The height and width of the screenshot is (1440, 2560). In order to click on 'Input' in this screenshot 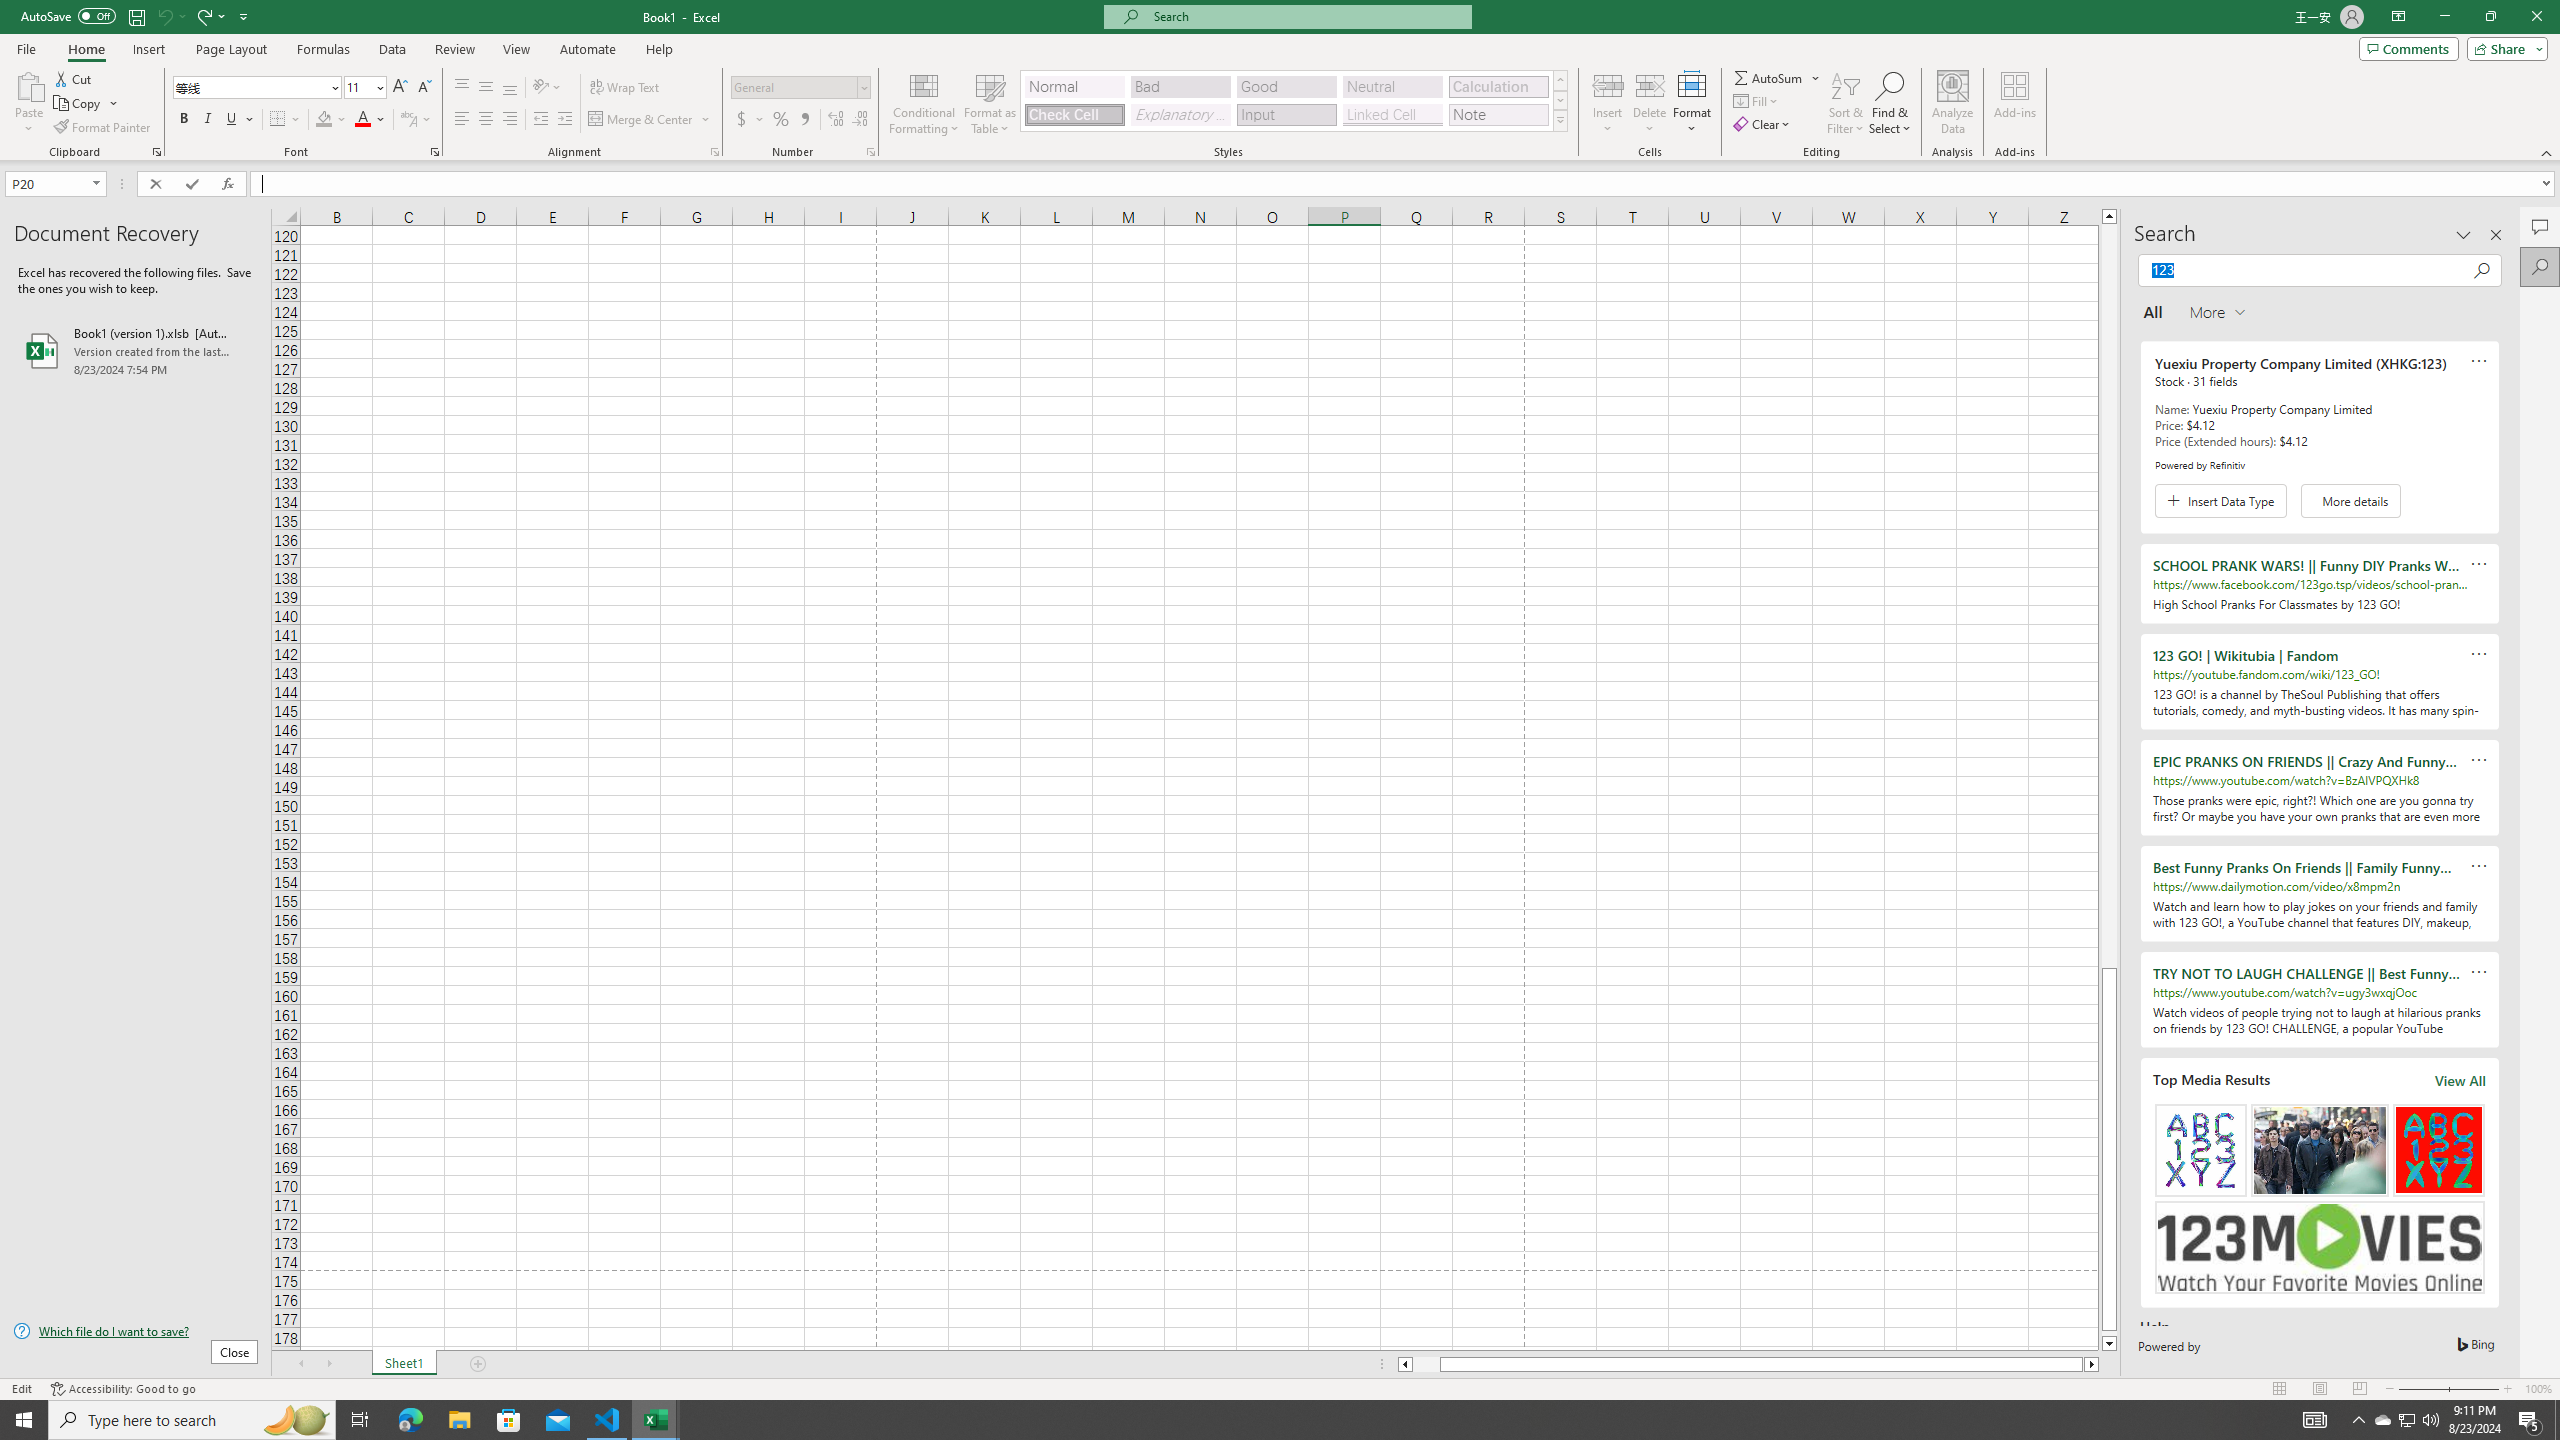, I will do `click(1285, 114)`.